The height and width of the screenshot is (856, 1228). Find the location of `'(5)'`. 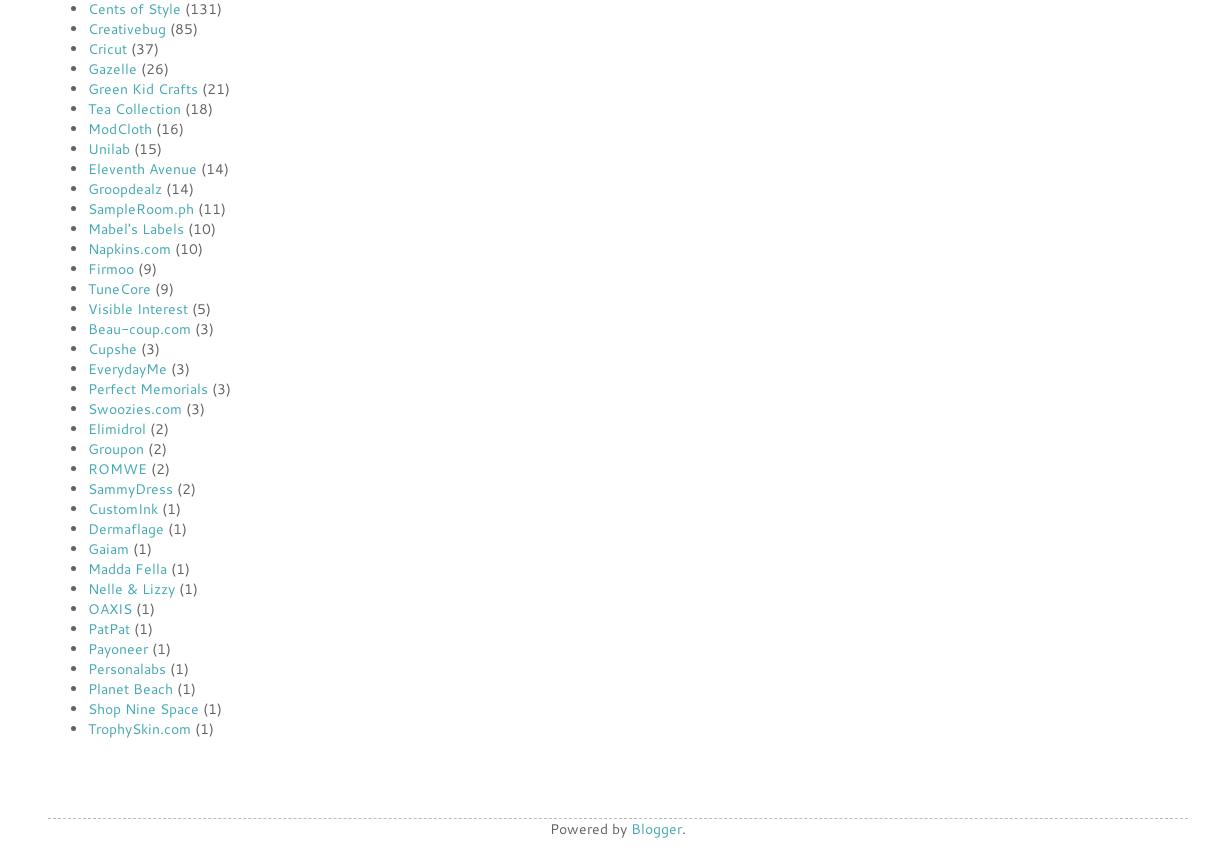

'(5)' is located at coordinates (200, 307).